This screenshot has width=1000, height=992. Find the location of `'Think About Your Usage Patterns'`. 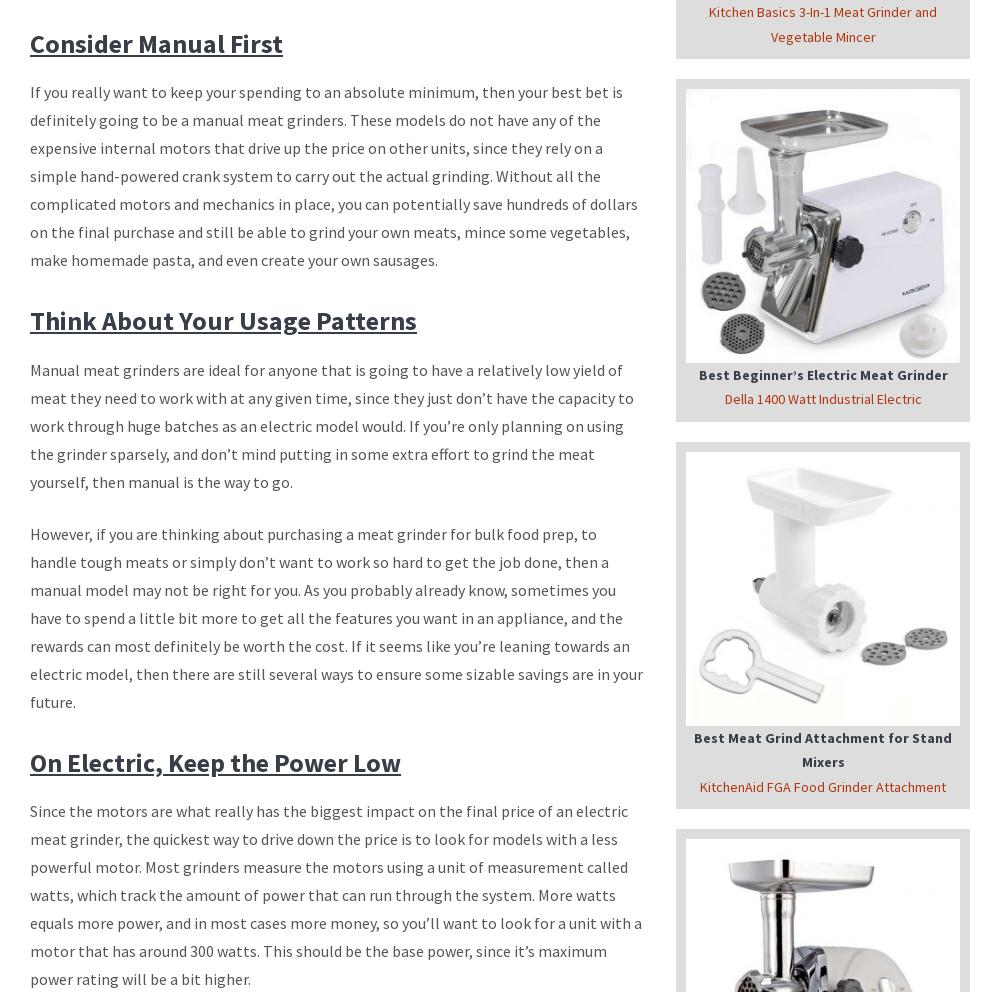

'Think About Your Usage Patterns' is located at coordinates (222, 320).